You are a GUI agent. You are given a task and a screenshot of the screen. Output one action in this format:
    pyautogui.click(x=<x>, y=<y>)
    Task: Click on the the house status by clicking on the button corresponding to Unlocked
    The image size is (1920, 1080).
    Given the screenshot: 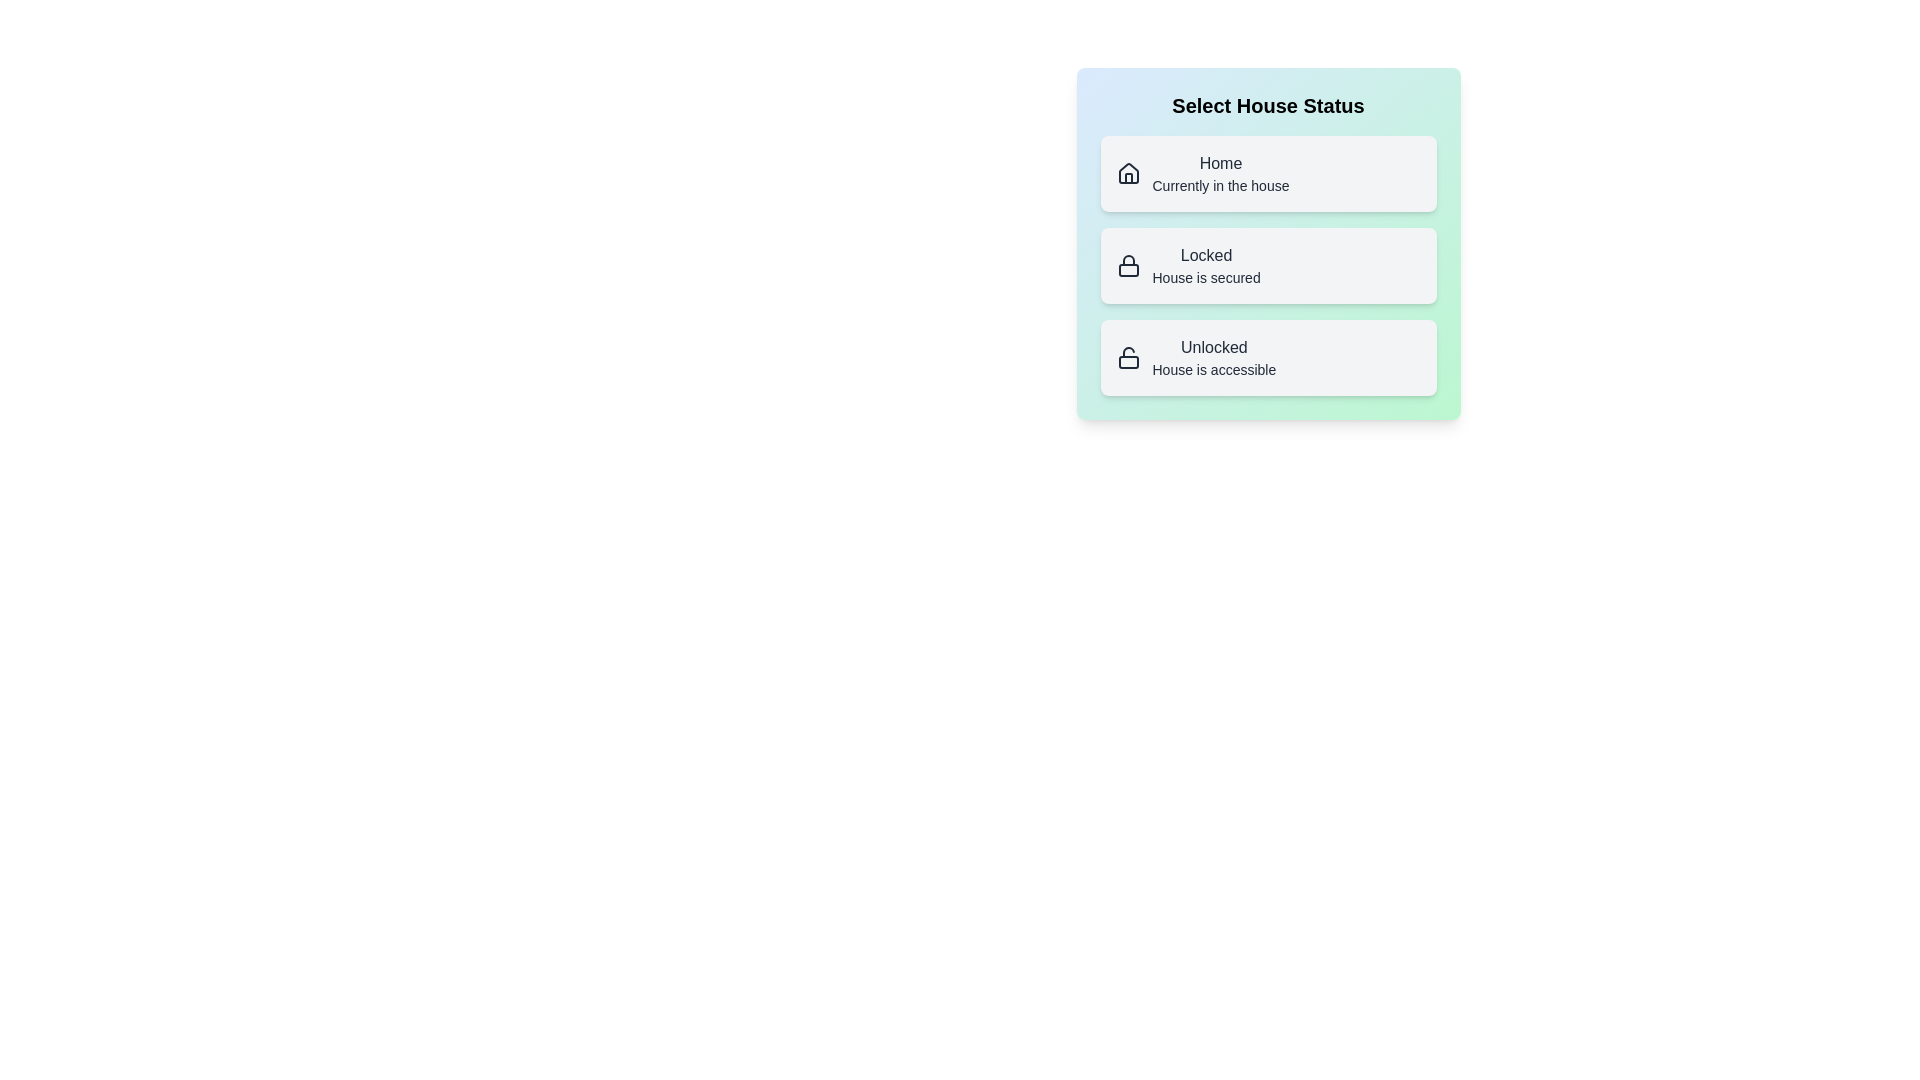 What is the action you would take?
    pyautogui.click(x=1267, y=357)
    